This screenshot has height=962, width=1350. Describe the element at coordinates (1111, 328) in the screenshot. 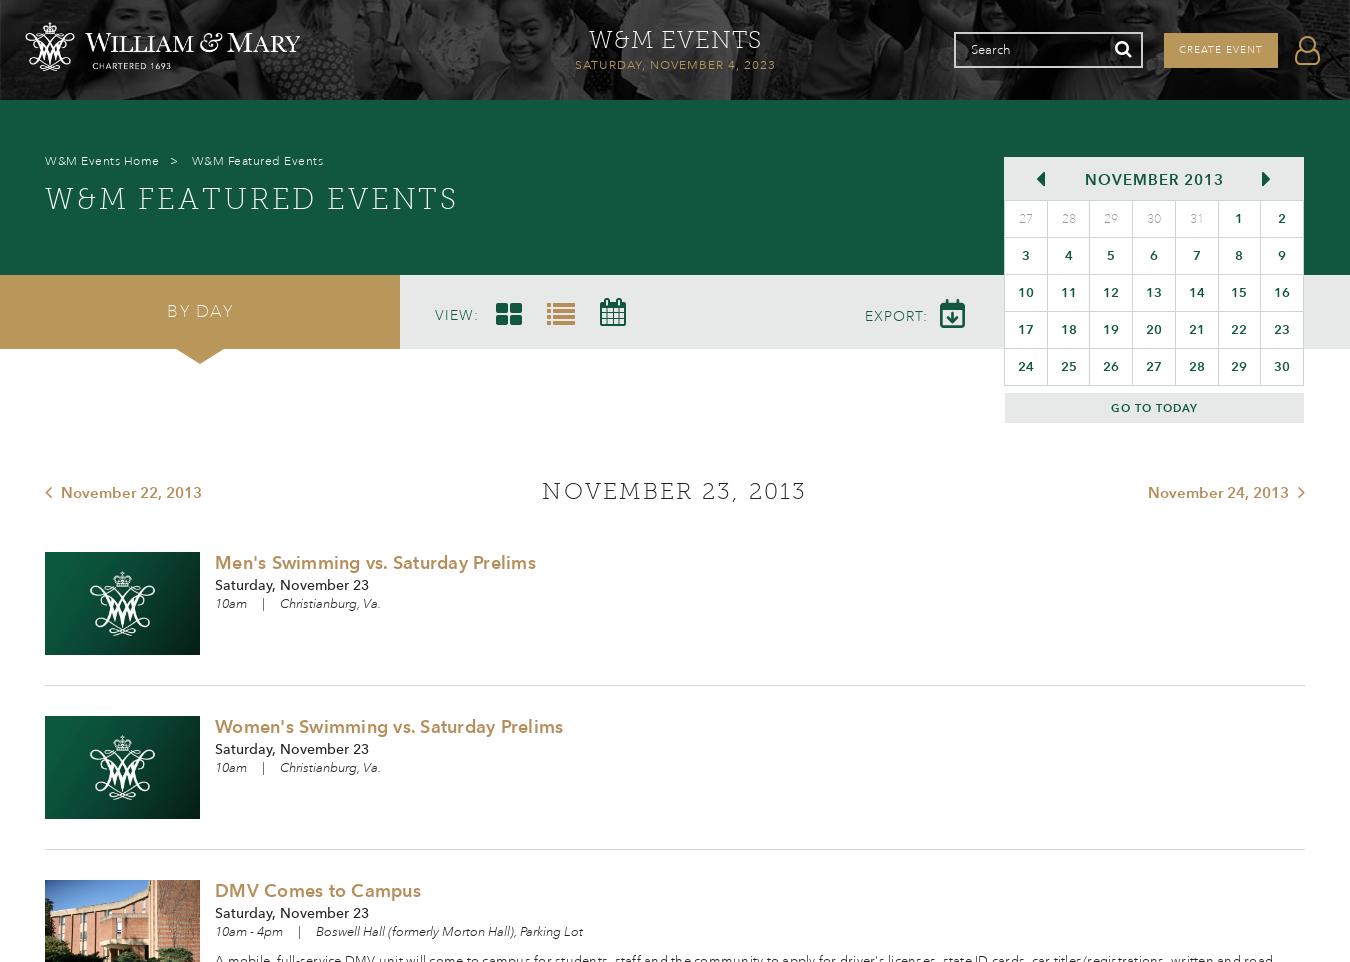

I see `'19'` at that location.